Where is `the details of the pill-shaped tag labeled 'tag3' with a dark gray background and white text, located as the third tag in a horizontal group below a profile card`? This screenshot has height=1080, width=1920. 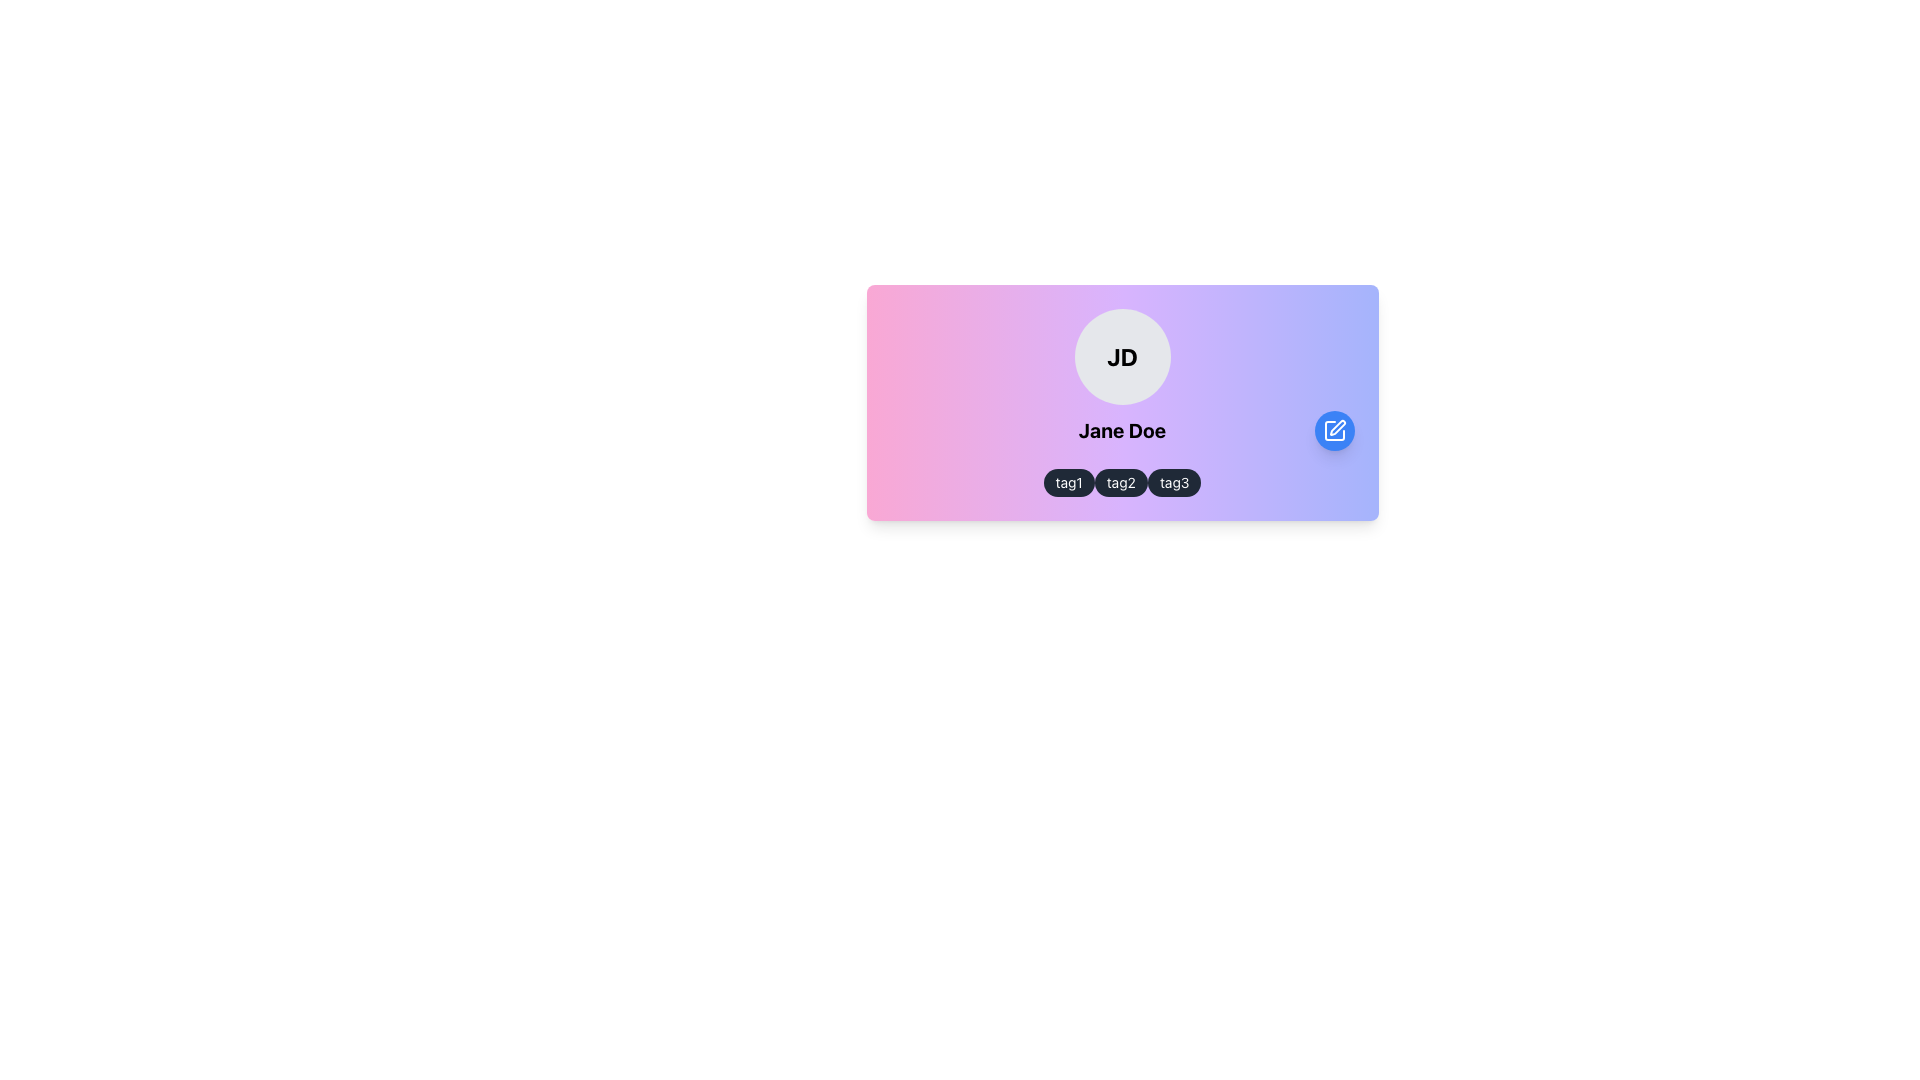 the details of the pill-shaped tag labeled 'tag3' with a dark gray background and white text, located as the third tag in a horizontal group below a profile card is located at coordinates (1174, 482).